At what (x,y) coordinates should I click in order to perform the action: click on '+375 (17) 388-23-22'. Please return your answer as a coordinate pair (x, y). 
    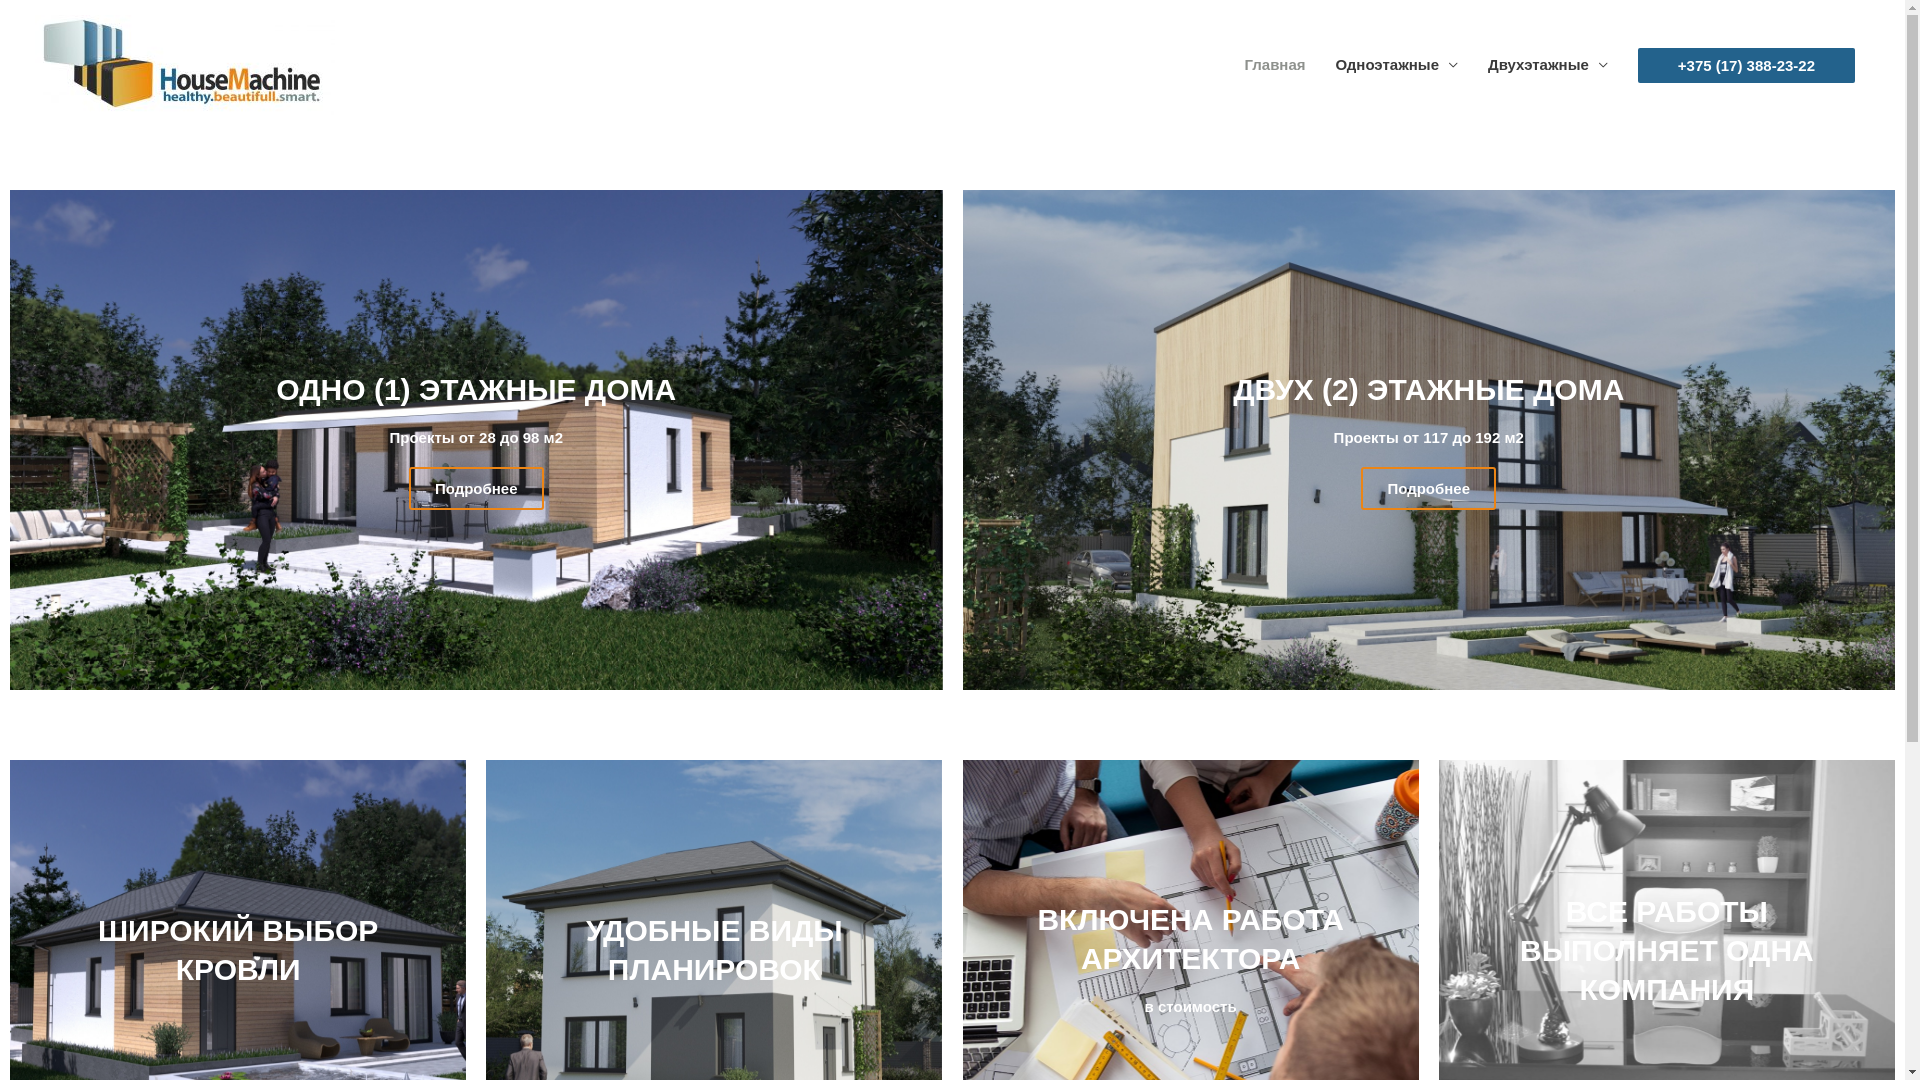
    Looking at the image, I should click on (1745, 64).